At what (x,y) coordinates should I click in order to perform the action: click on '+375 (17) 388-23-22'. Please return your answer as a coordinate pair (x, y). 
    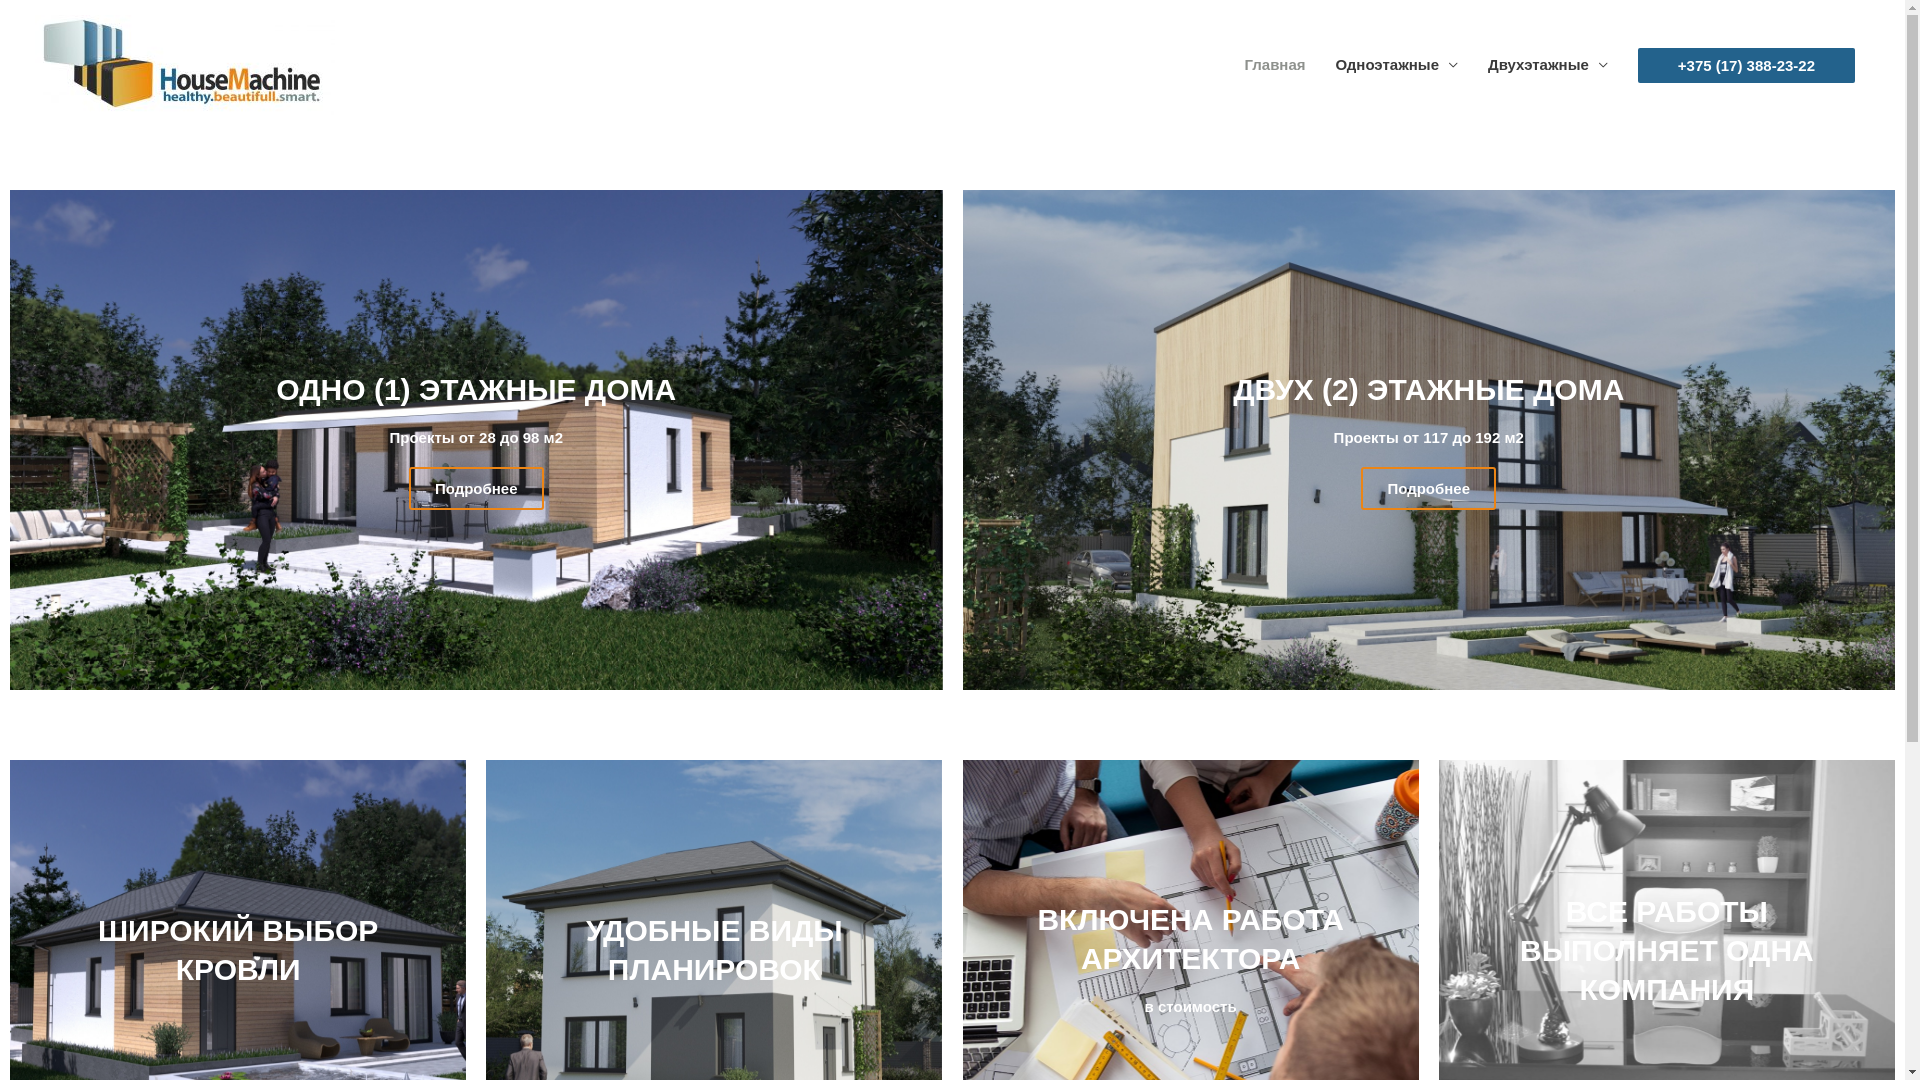
    Looking at the image, I should click on (1745, 64).